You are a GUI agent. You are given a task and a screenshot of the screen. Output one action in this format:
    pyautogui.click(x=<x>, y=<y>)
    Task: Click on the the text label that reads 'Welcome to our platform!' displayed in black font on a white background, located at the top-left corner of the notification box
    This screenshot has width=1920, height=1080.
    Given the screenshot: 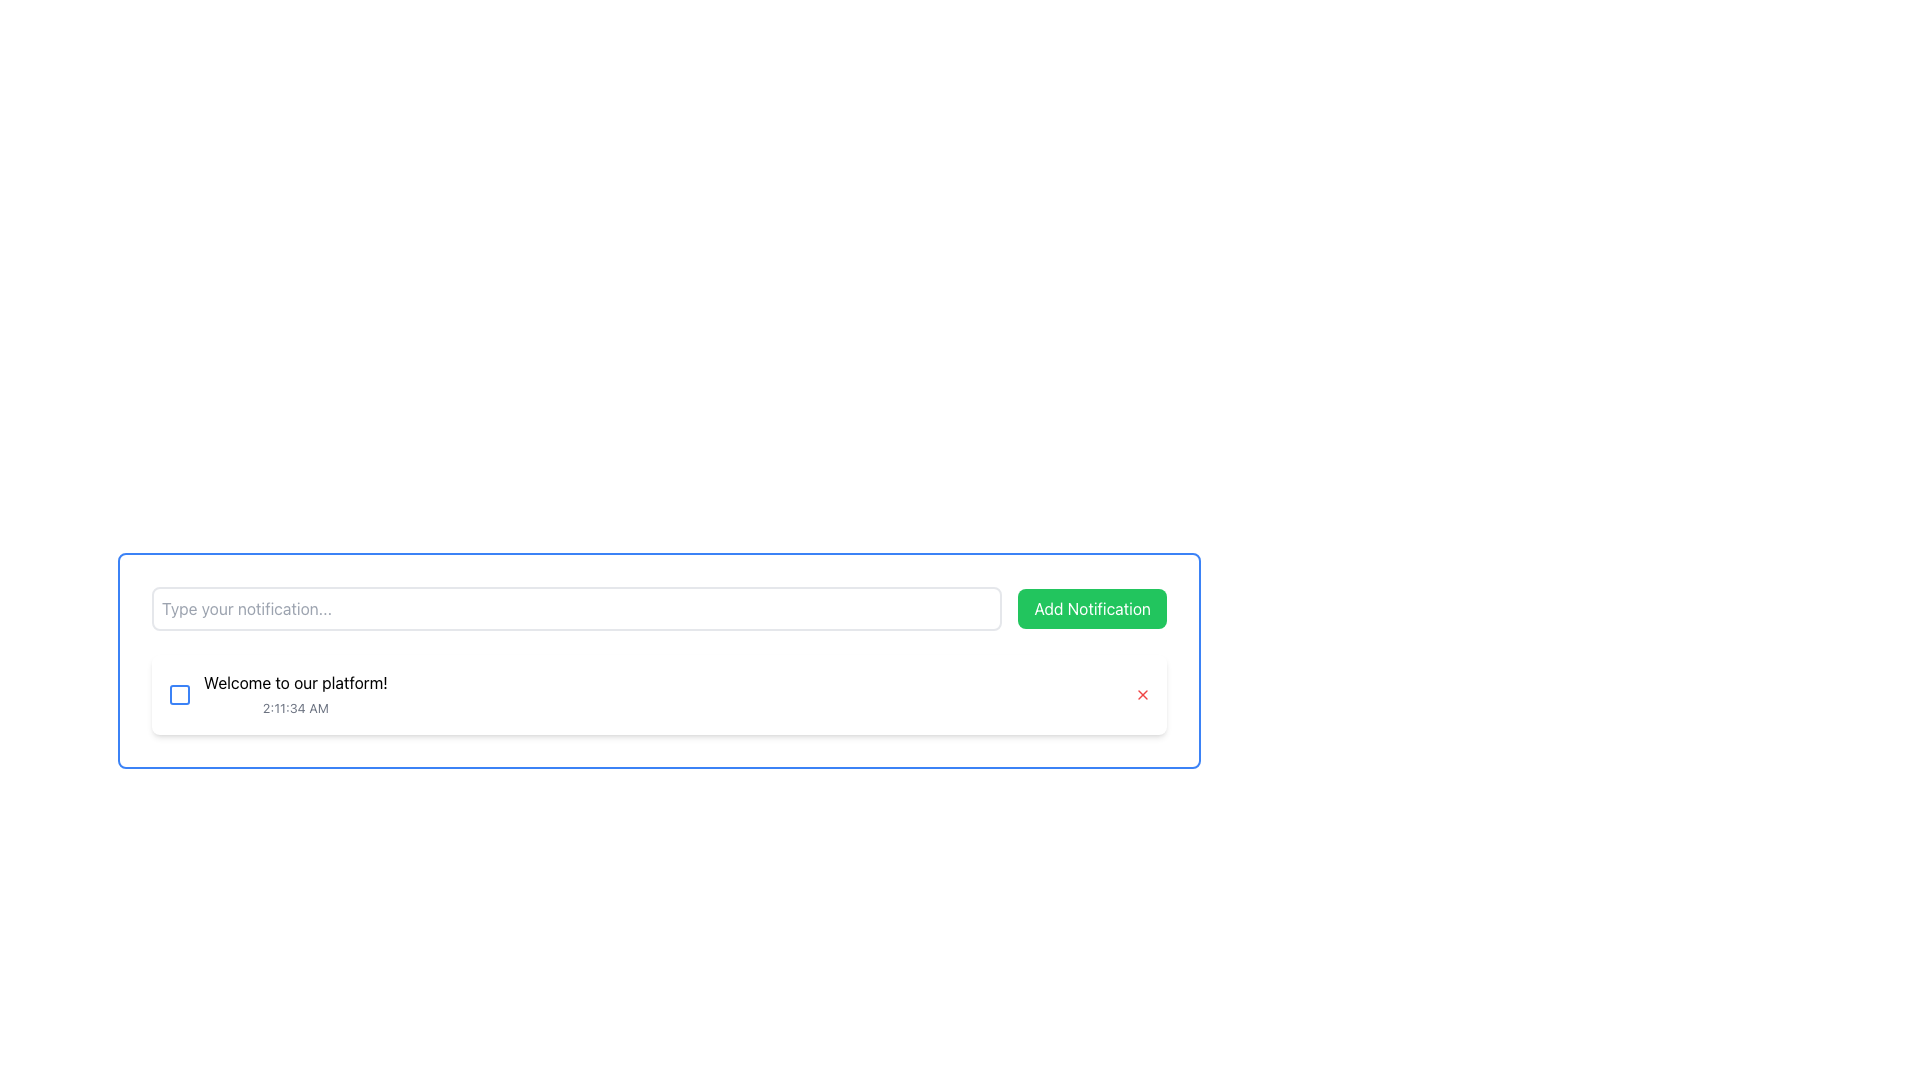 What is the action you would take?
    pyautogui.click(x=294, y=681)
    